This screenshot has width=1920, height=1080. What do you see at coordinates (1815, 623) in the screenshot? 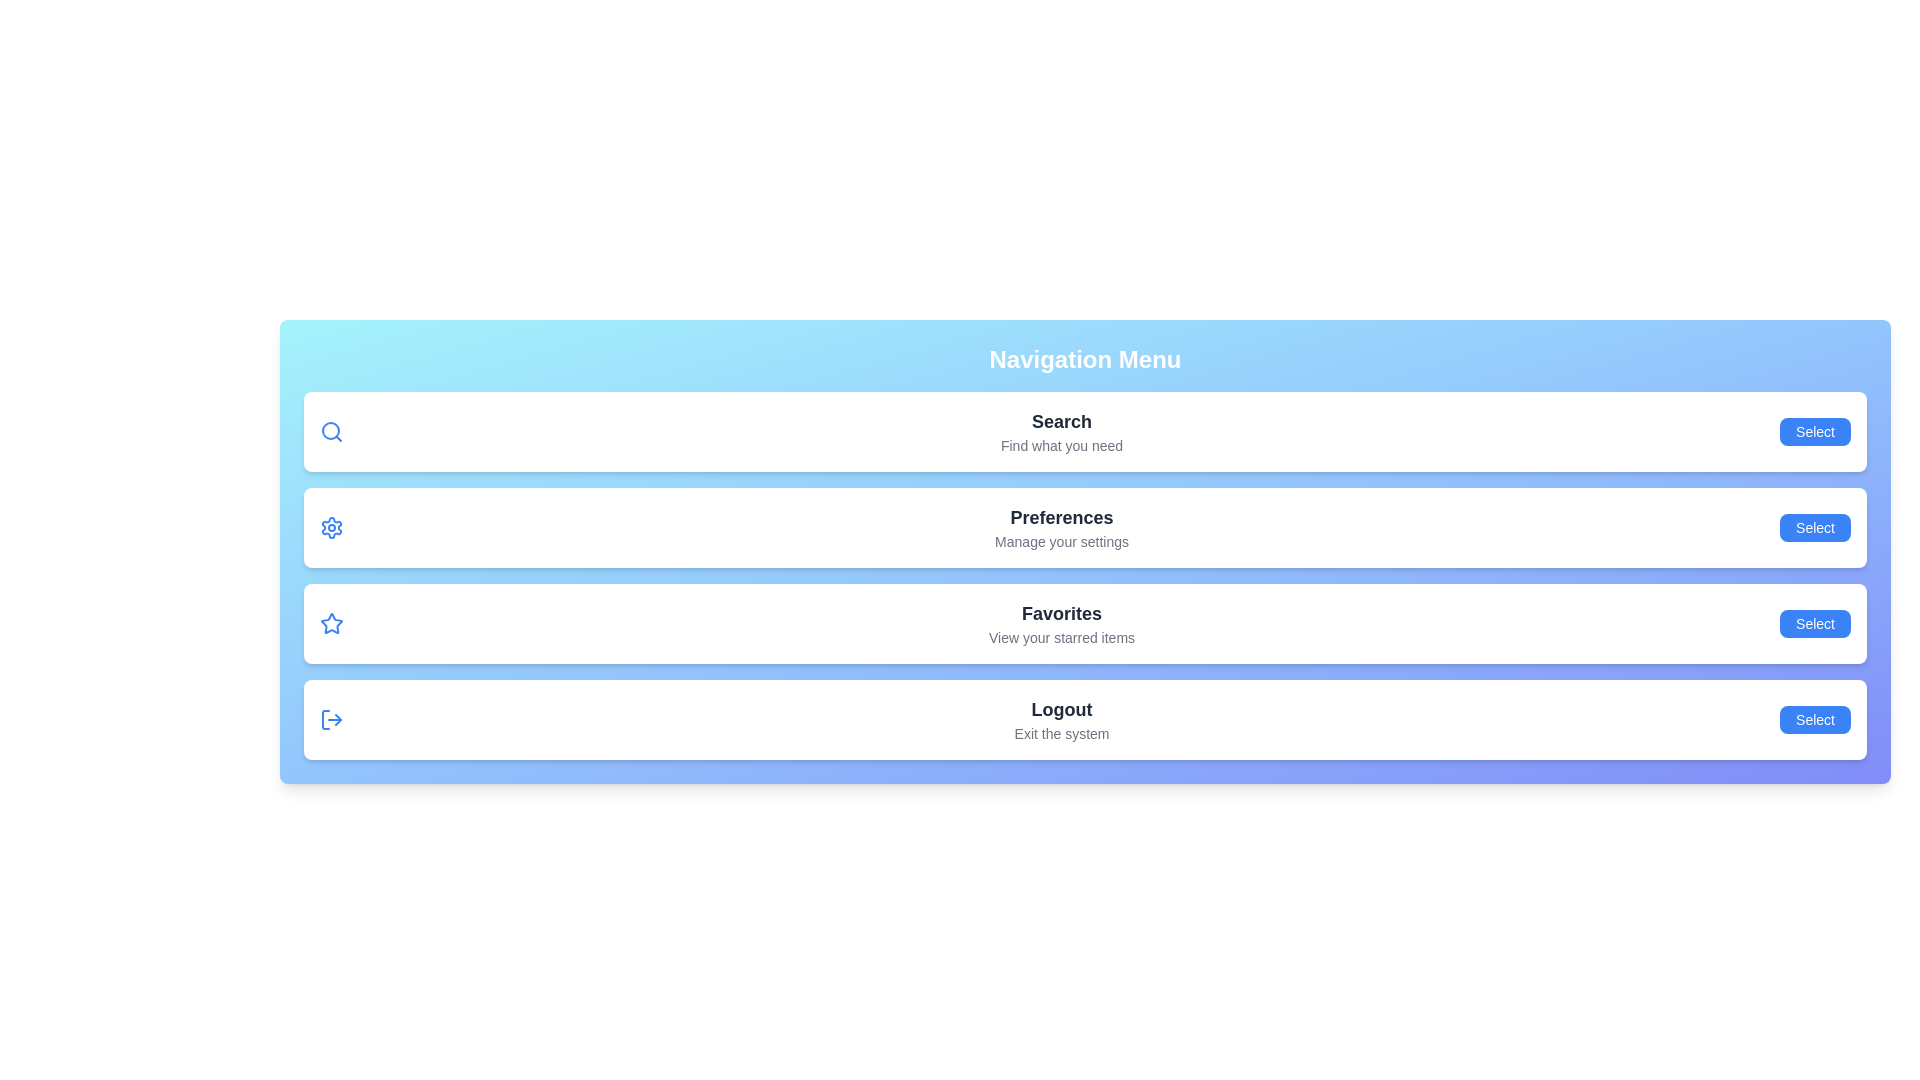
I see `the navigation item Favorites` at bounding box center [1815, 623].